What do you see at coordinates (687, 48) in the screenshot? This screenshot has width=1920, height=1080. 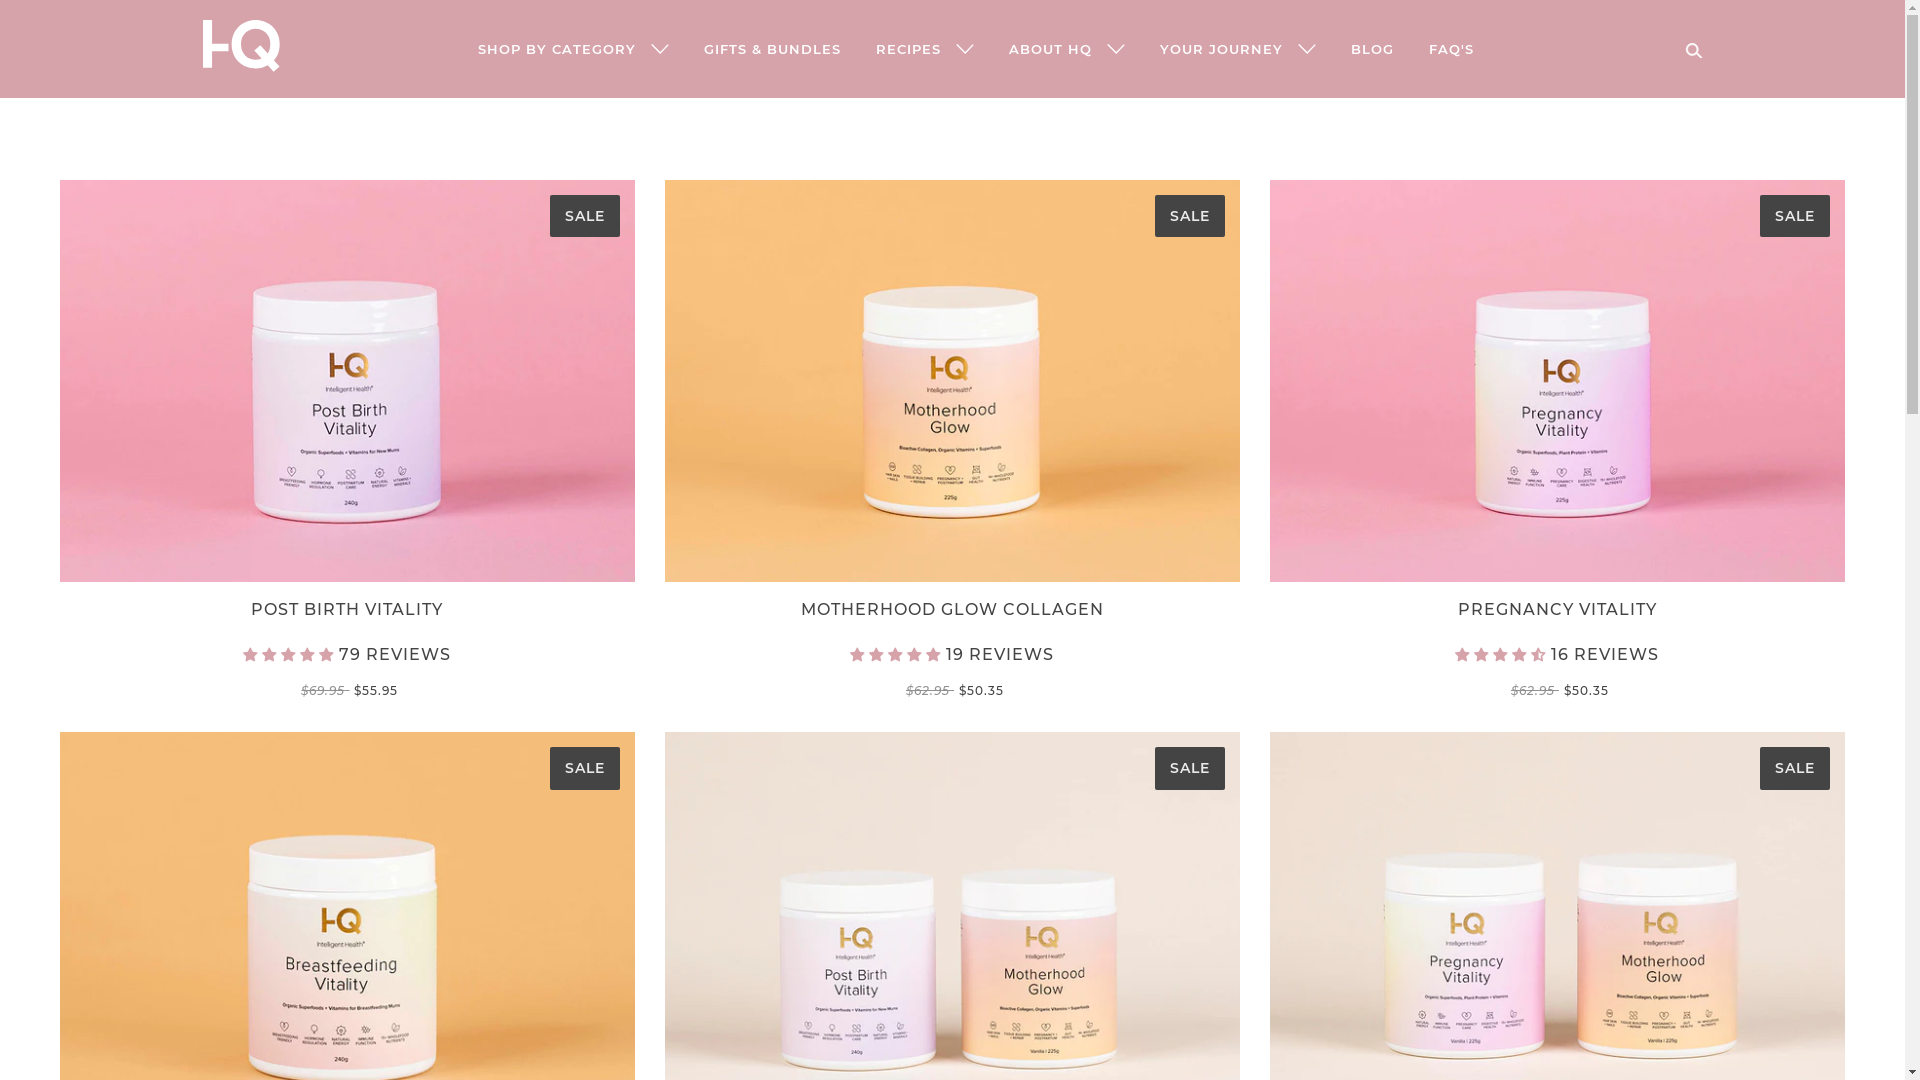 I see `'GIFTS & BUNDLES'` at bounding box center [687, 48].